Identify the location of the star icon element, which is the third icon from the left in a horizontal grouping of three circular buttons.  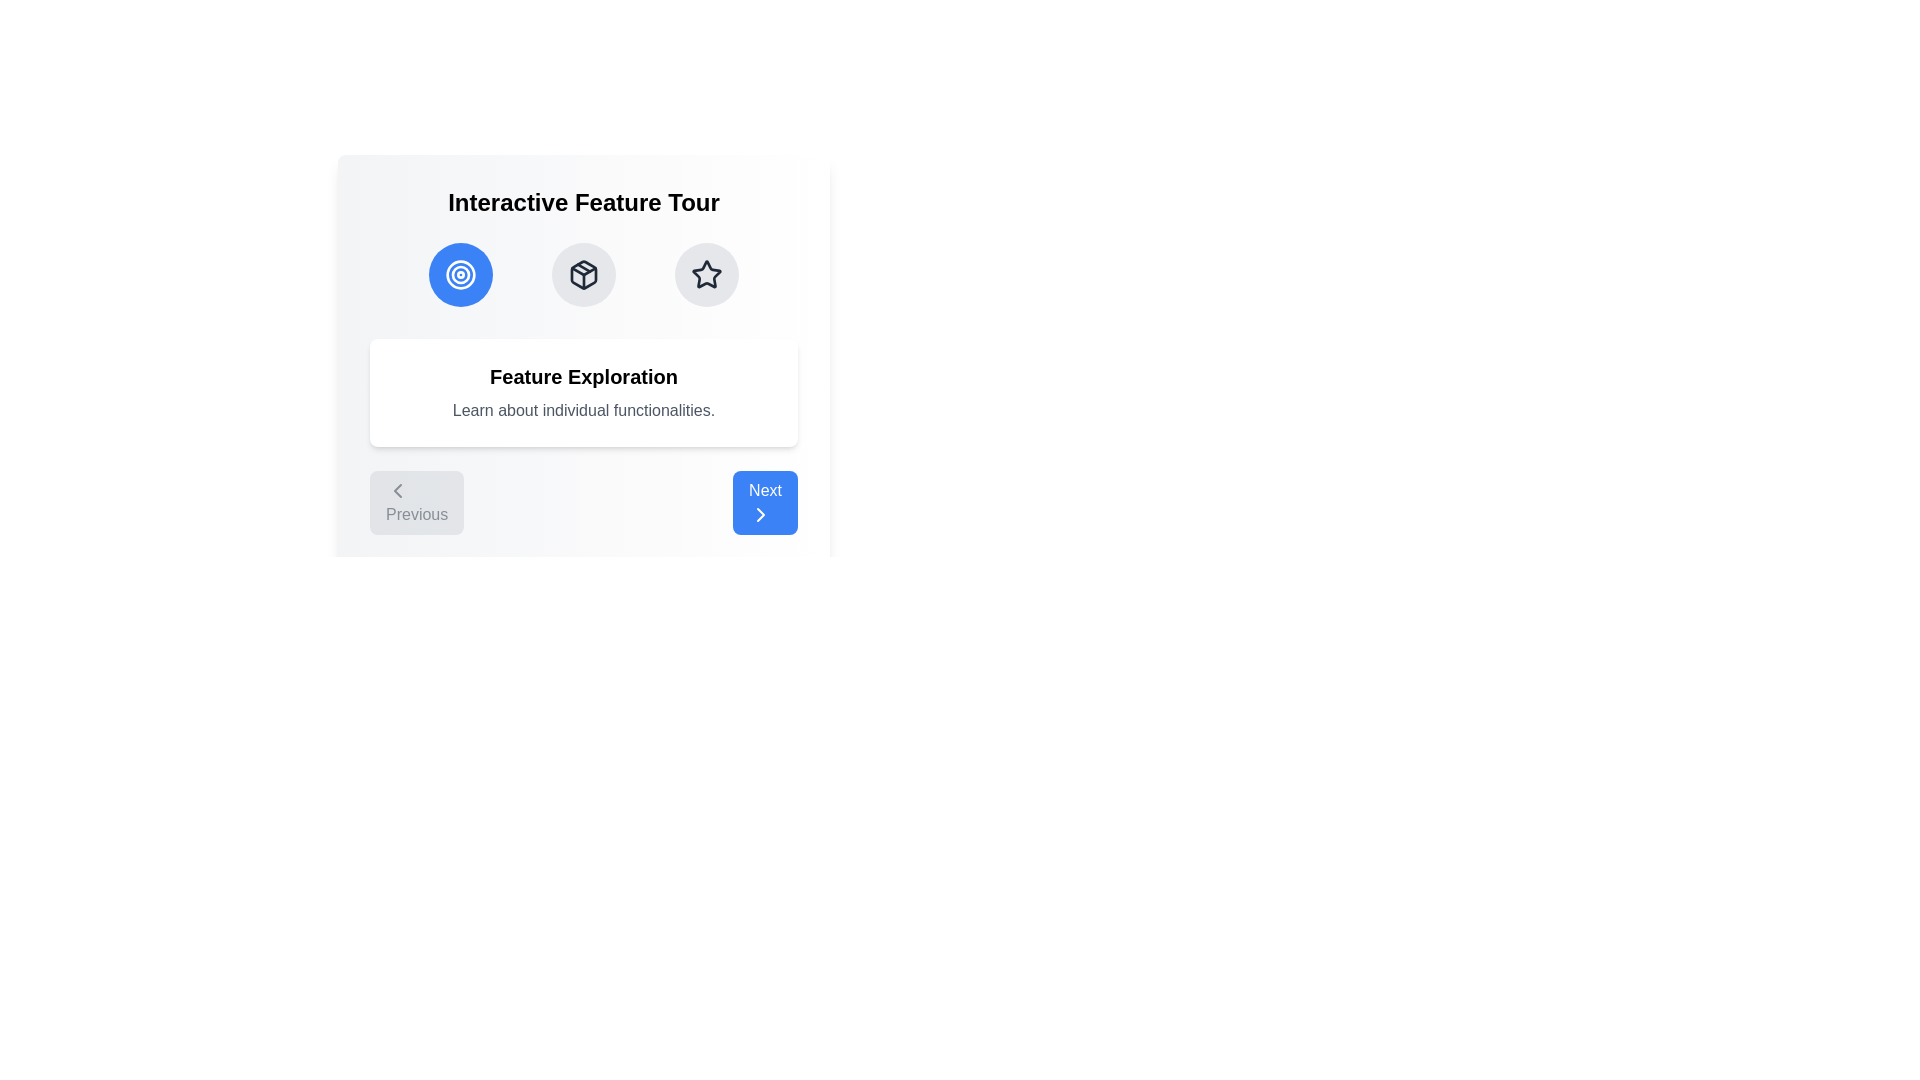
(705, 273).